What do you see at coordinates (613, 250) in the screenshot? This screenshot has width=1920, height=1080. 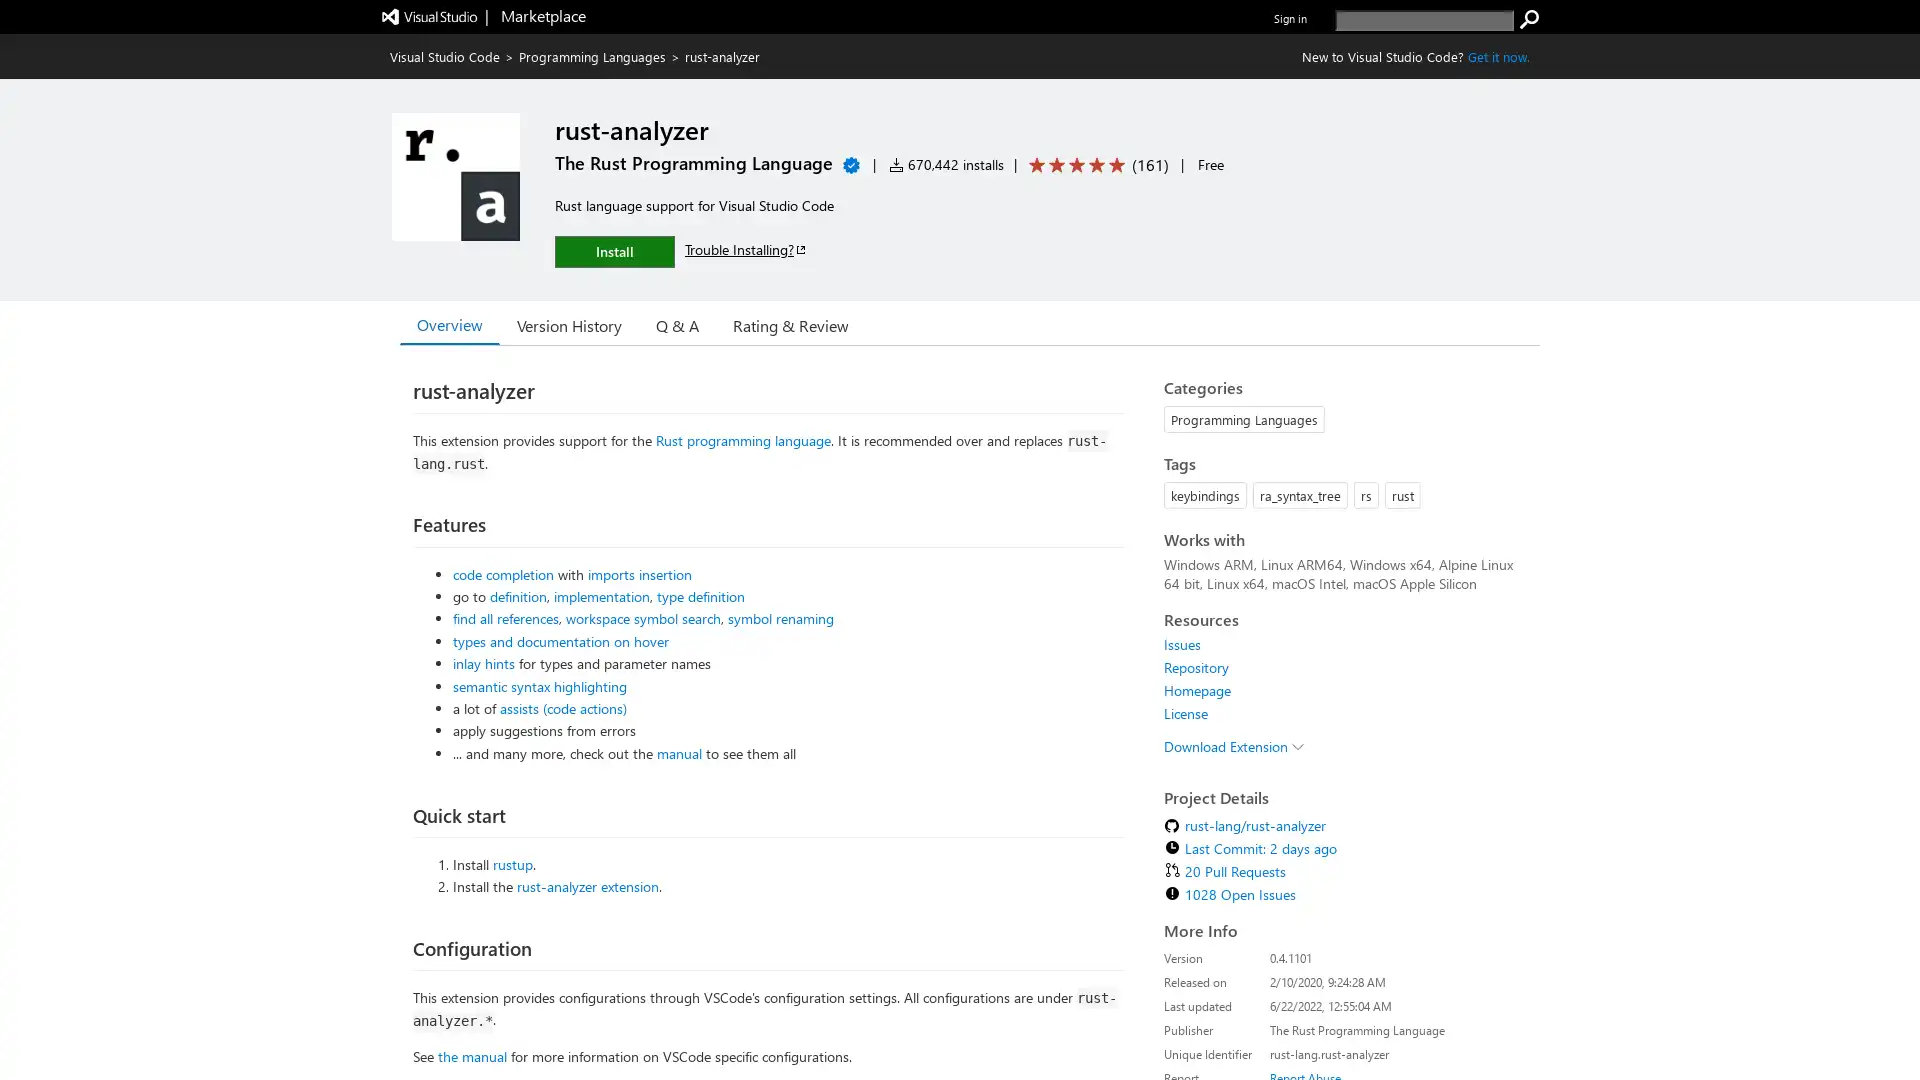 I see `Install` at bounding box center [613, 250].